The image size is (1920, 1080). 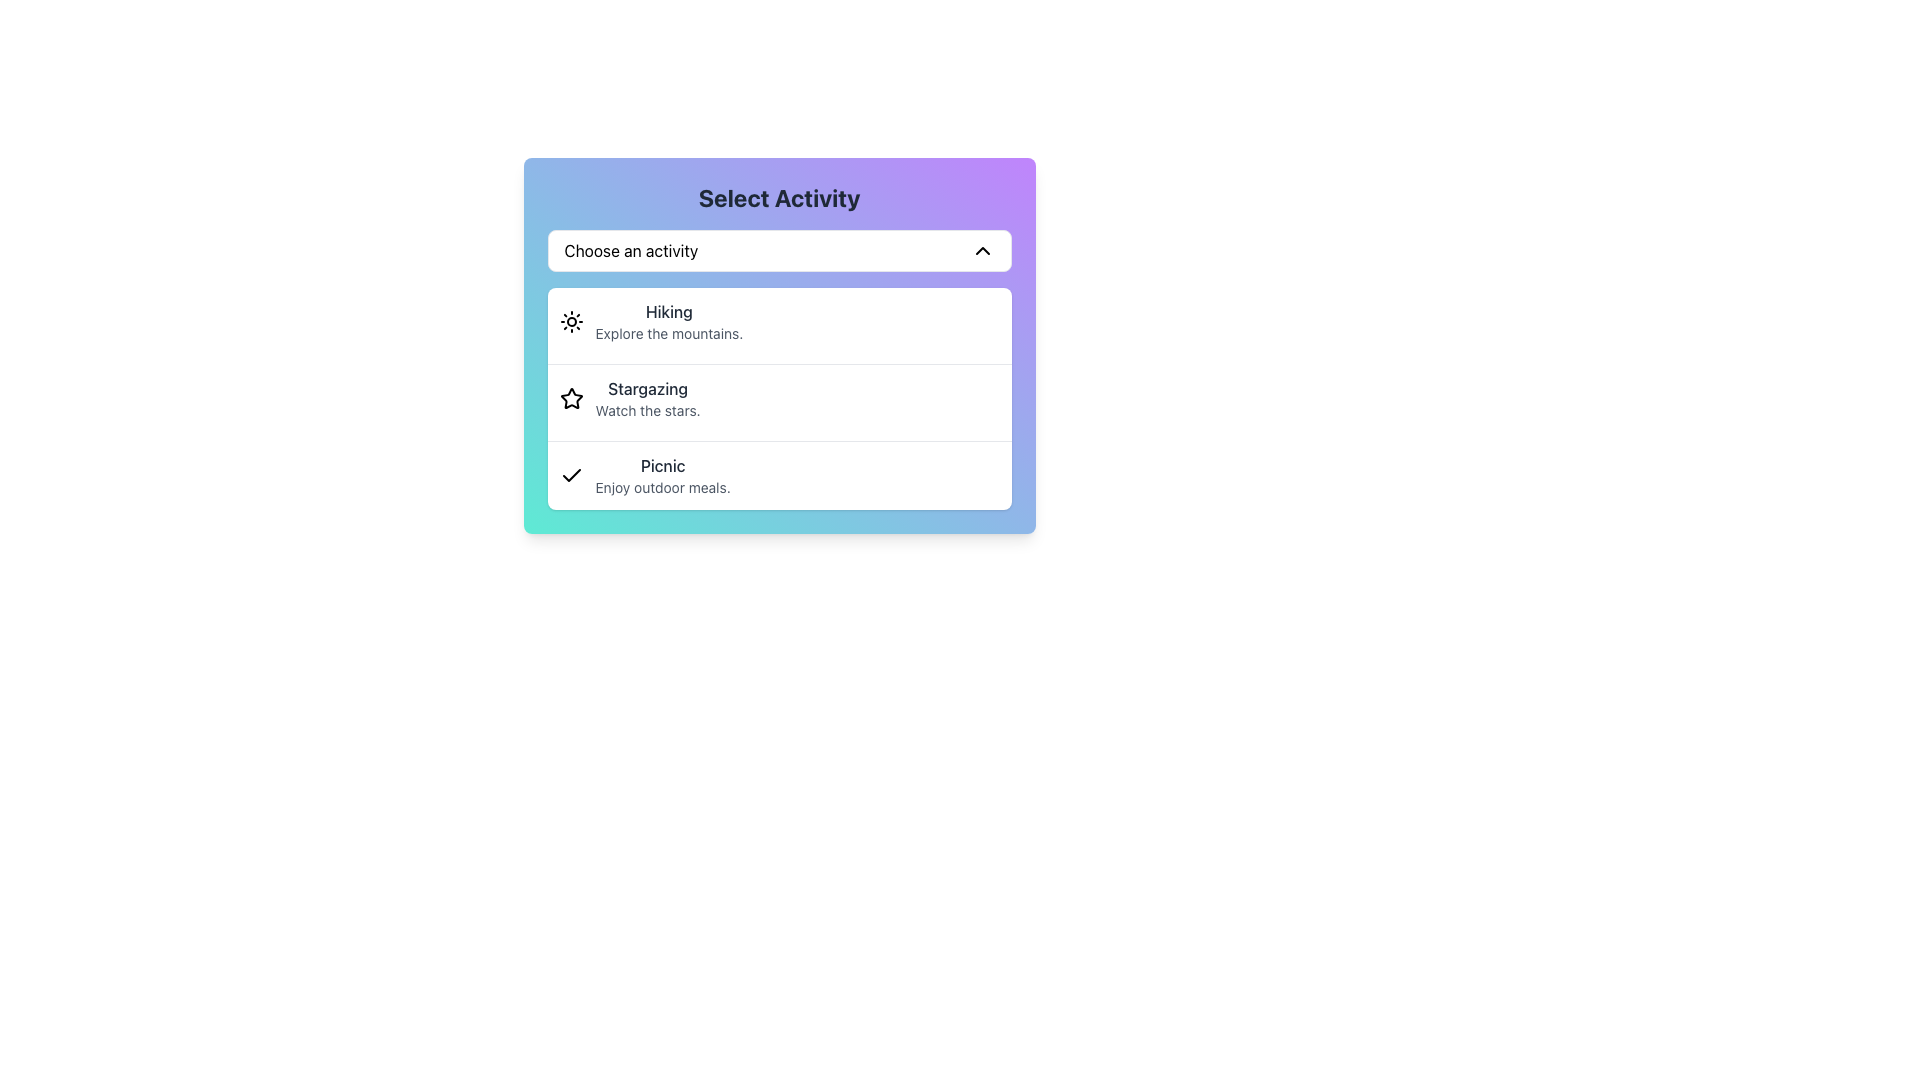 What do you see at coordinates (663, 466) in the screenshot?
I see `the 'Picnic' text label` at bounding box center [663, 466].